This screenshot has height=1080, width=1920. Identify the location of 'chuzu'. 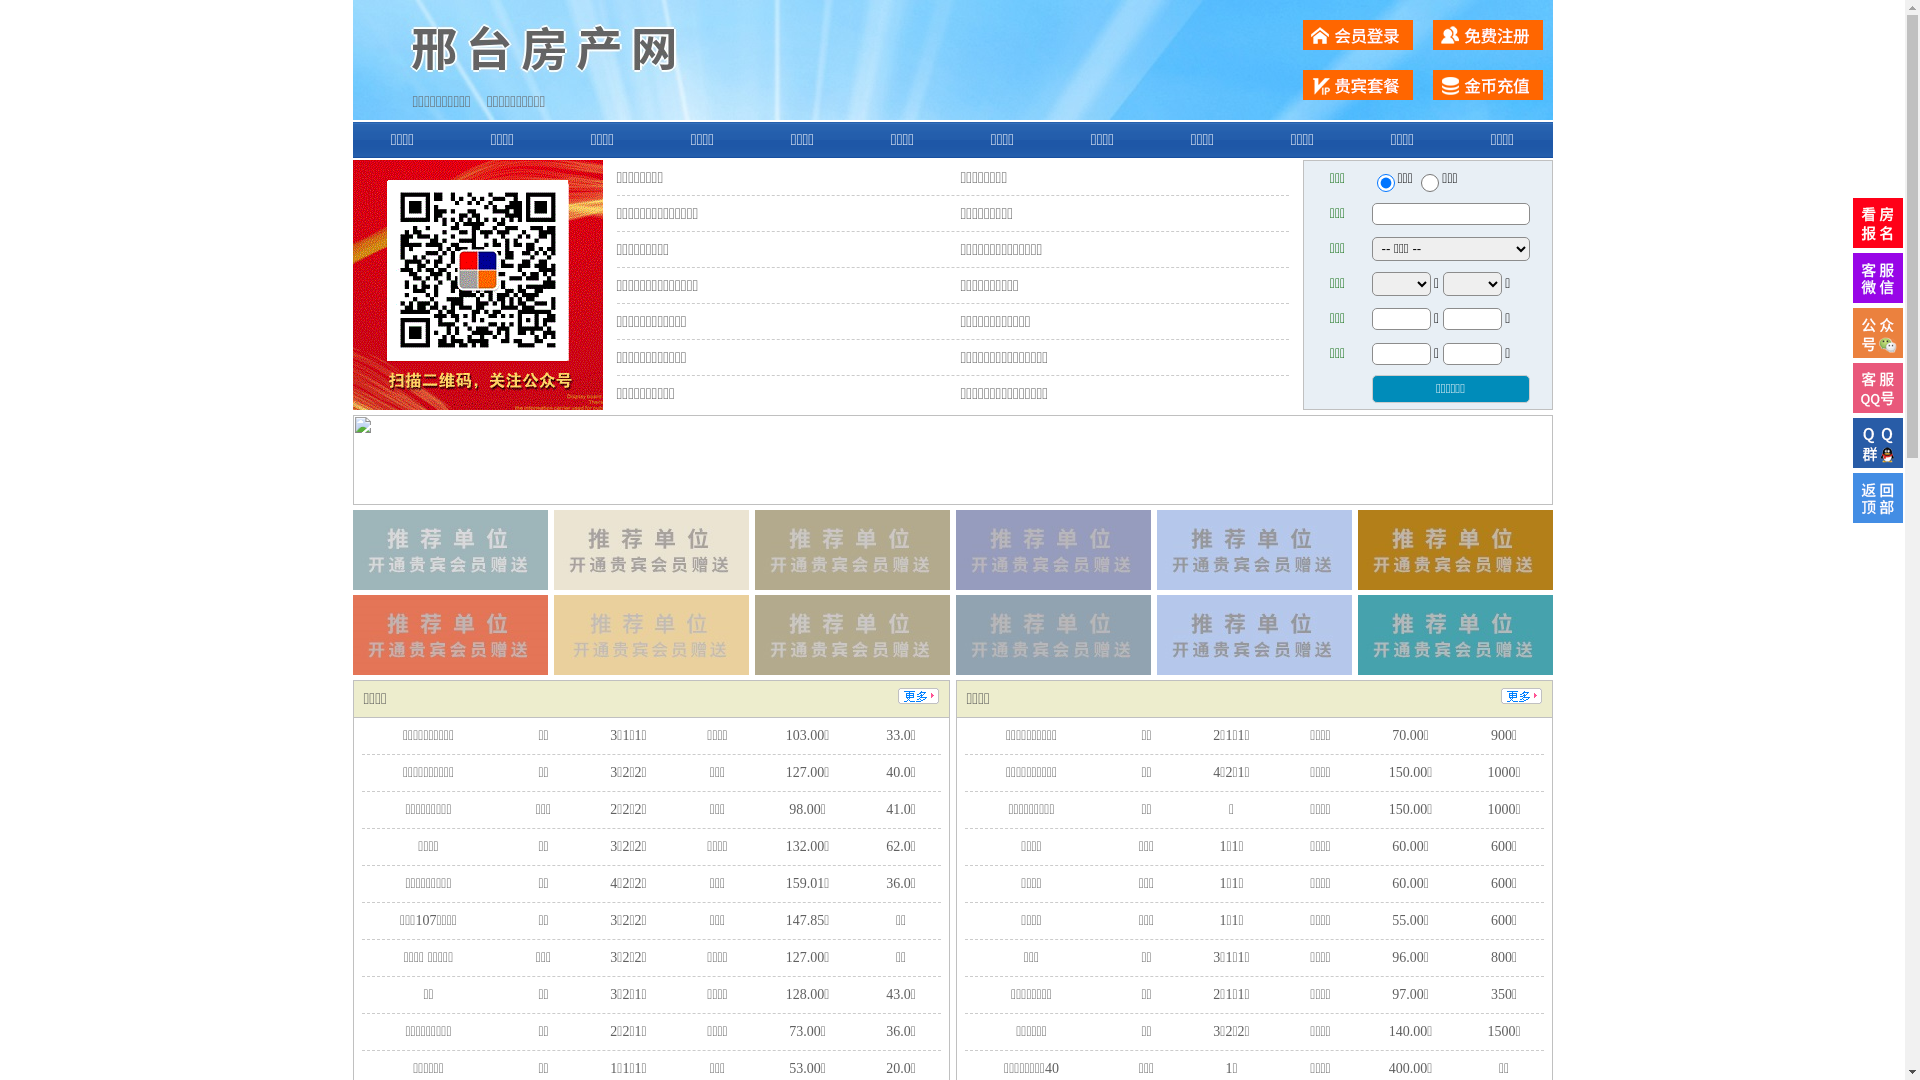
(1429, 182).